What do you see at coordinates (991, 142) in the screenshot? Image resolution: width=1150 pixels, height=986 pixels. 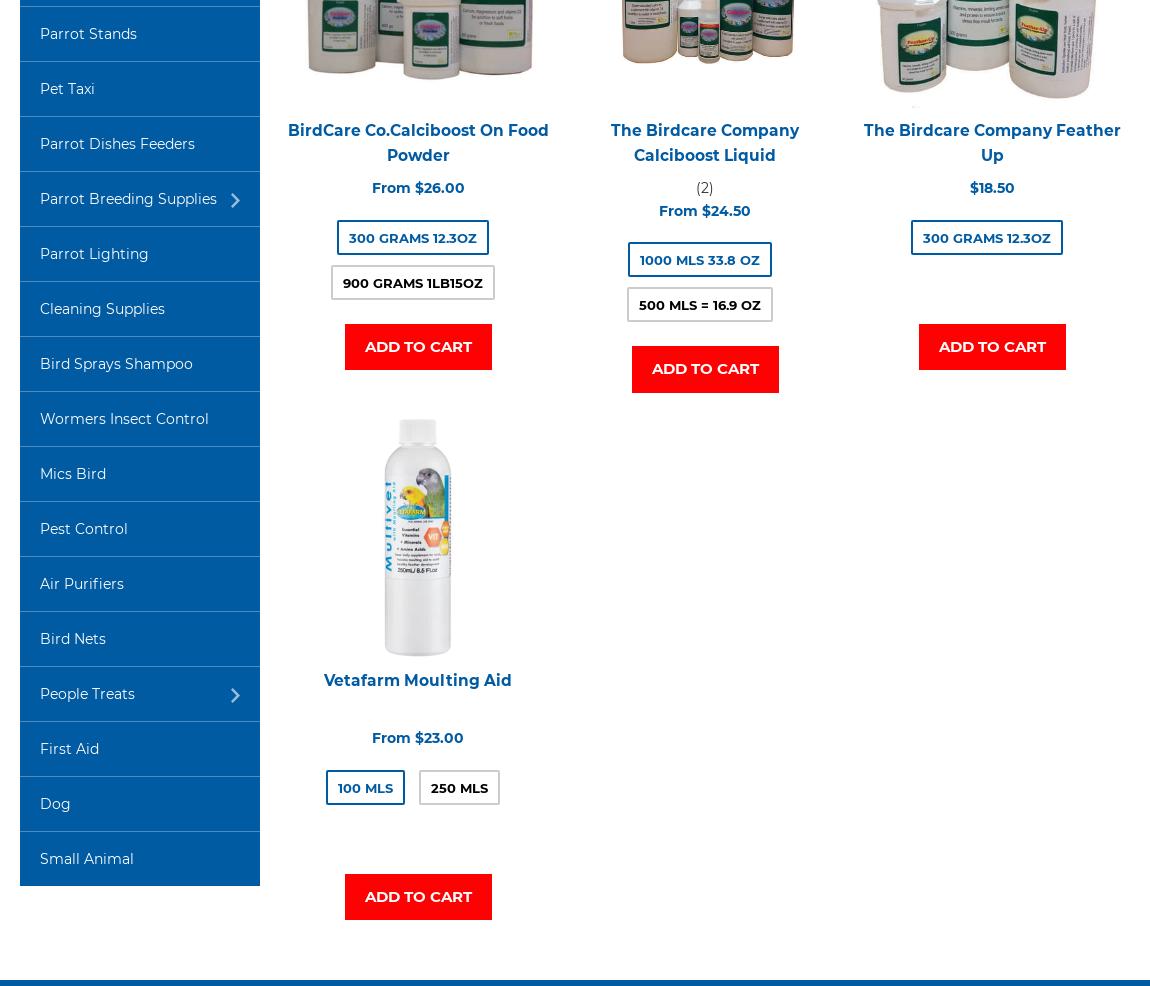 I see `'The Birdcare Company Feather Up'` at bounding box center [991, 142].